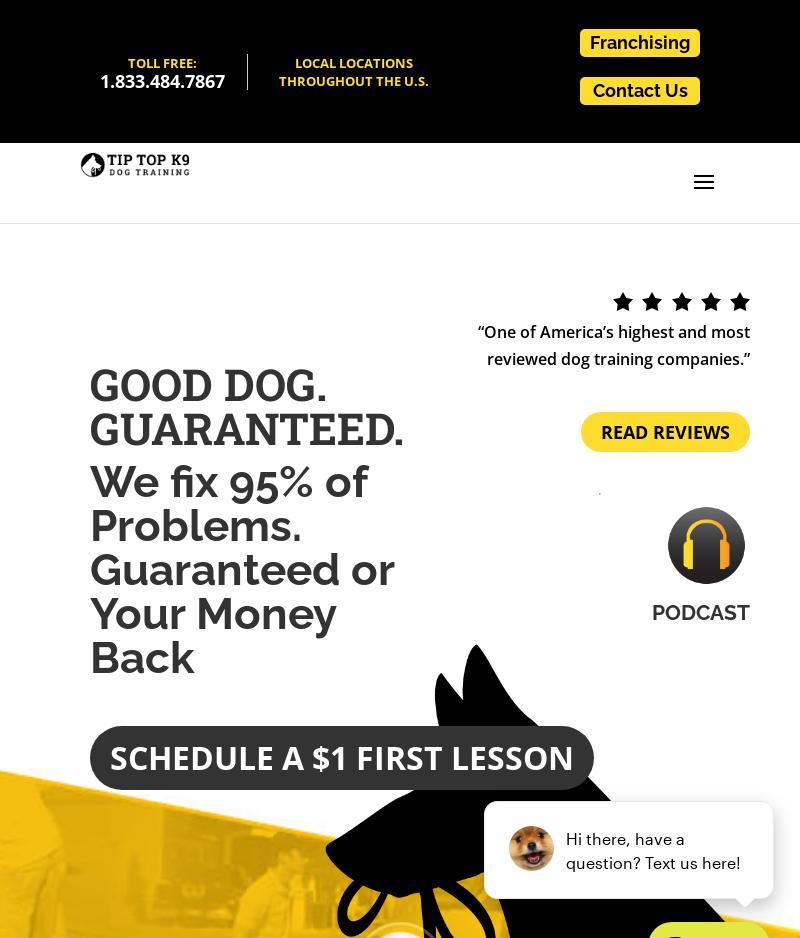  Describe the element at coordinates (342, 757) in the screenshot. I see `'Schedule a $1 First Lesson'` at that location.